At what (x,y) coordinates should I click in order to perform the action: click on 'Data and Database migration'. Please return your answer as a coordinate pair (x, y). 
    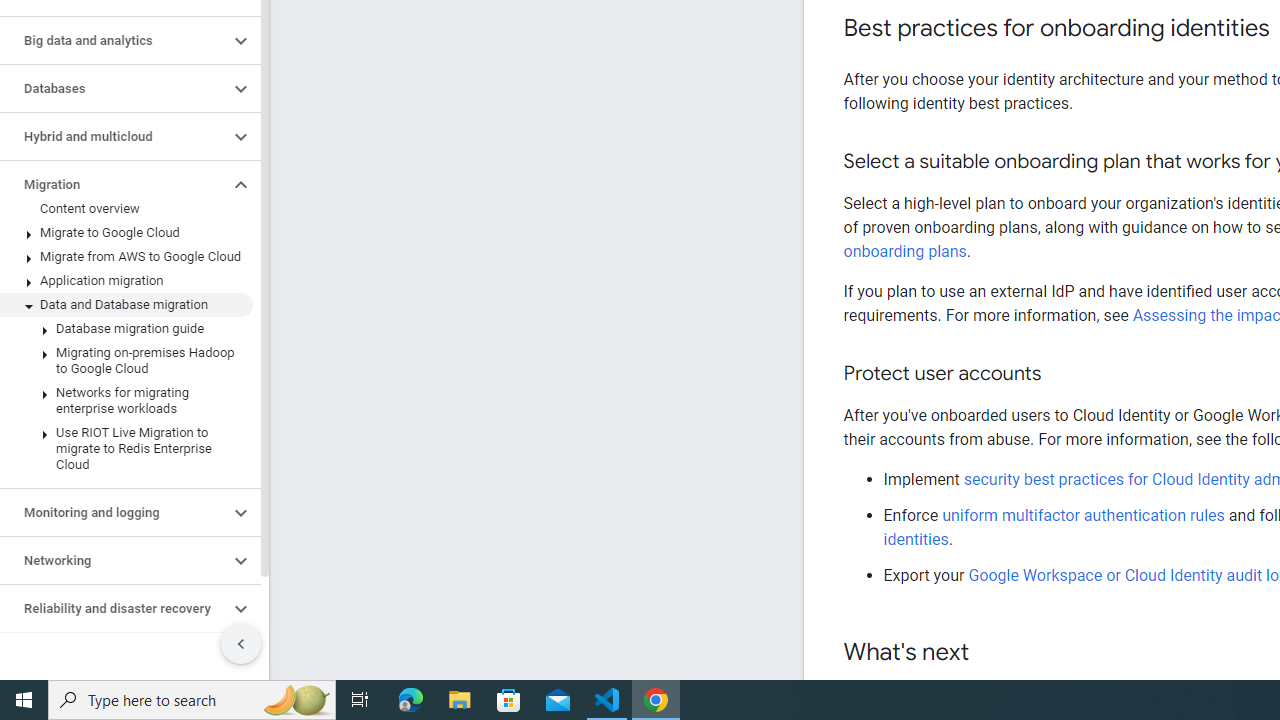
    Looking at the image, I should click on (125, 304).